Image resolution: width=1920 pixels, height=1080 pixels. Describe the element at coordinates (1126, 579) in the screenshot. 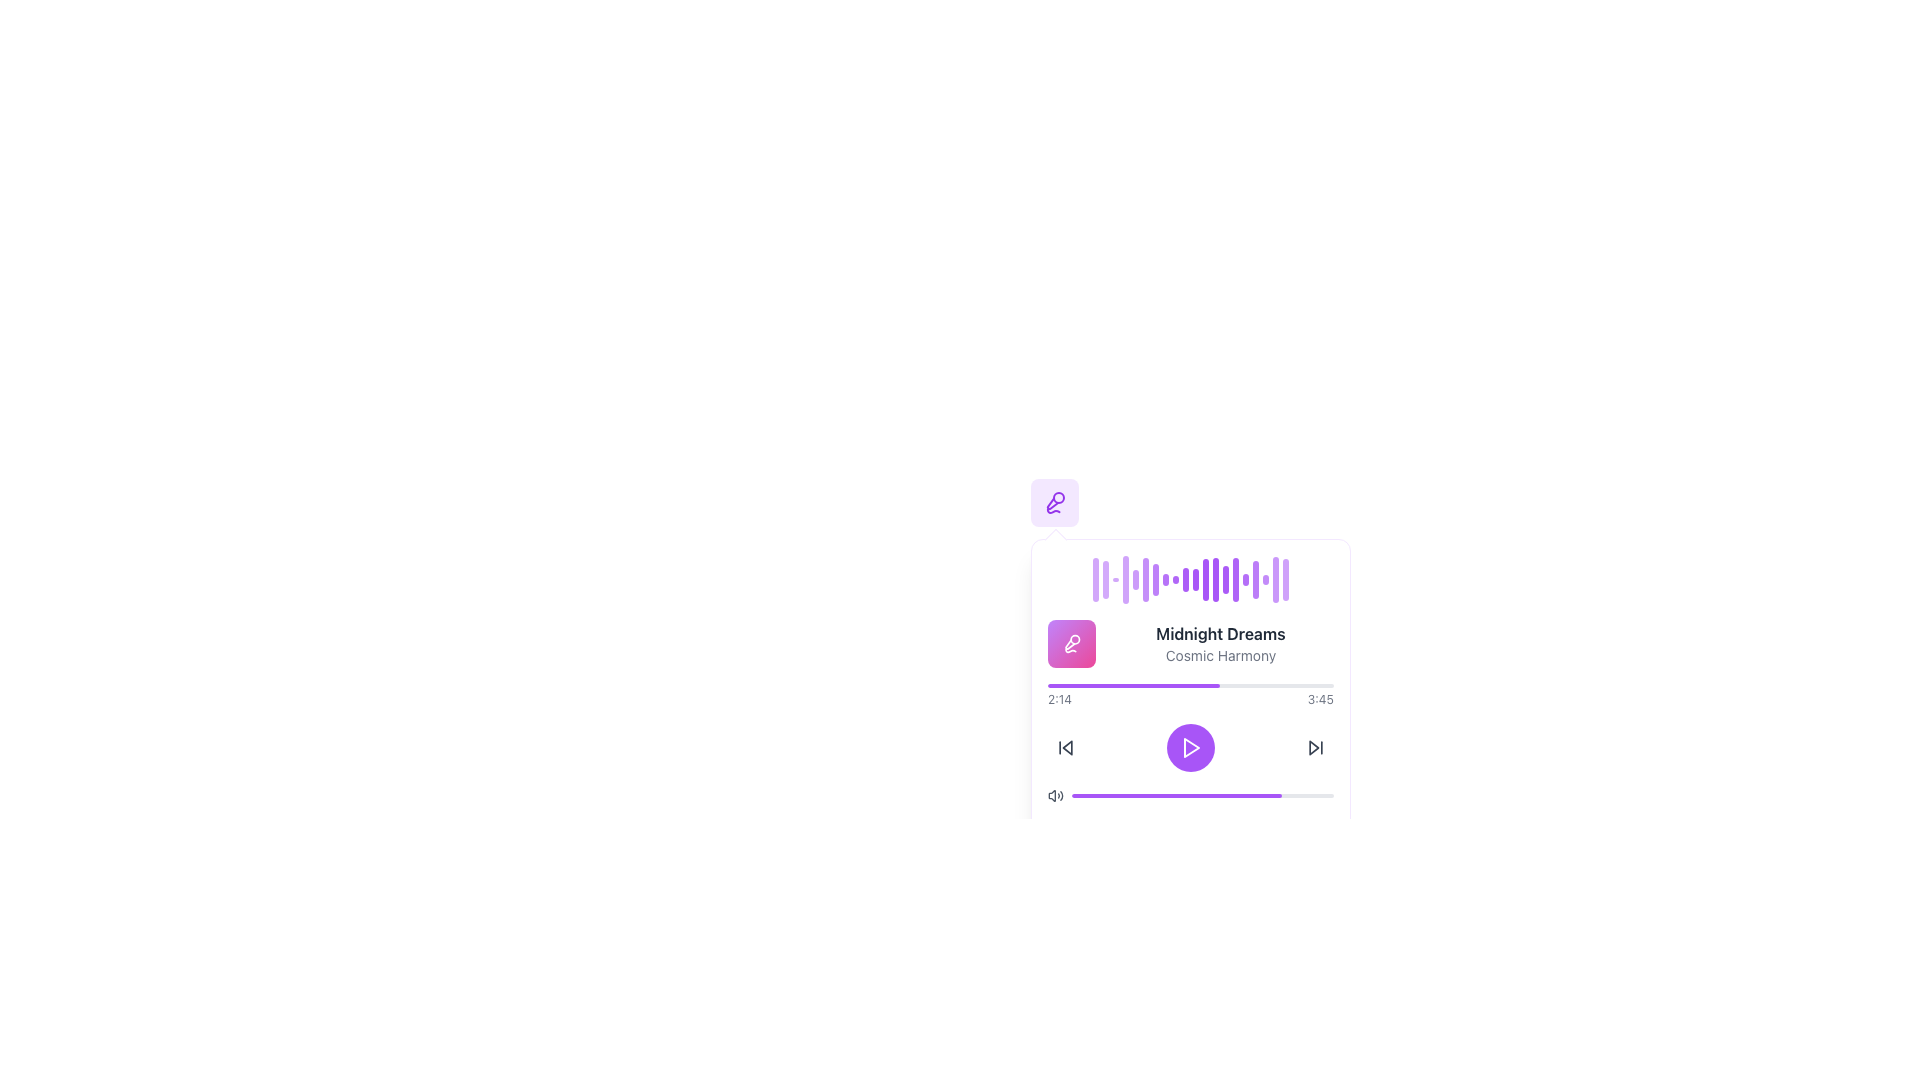

I see `fourth vertical purple waveform bar located near the top center of the music playback interface` at that location.